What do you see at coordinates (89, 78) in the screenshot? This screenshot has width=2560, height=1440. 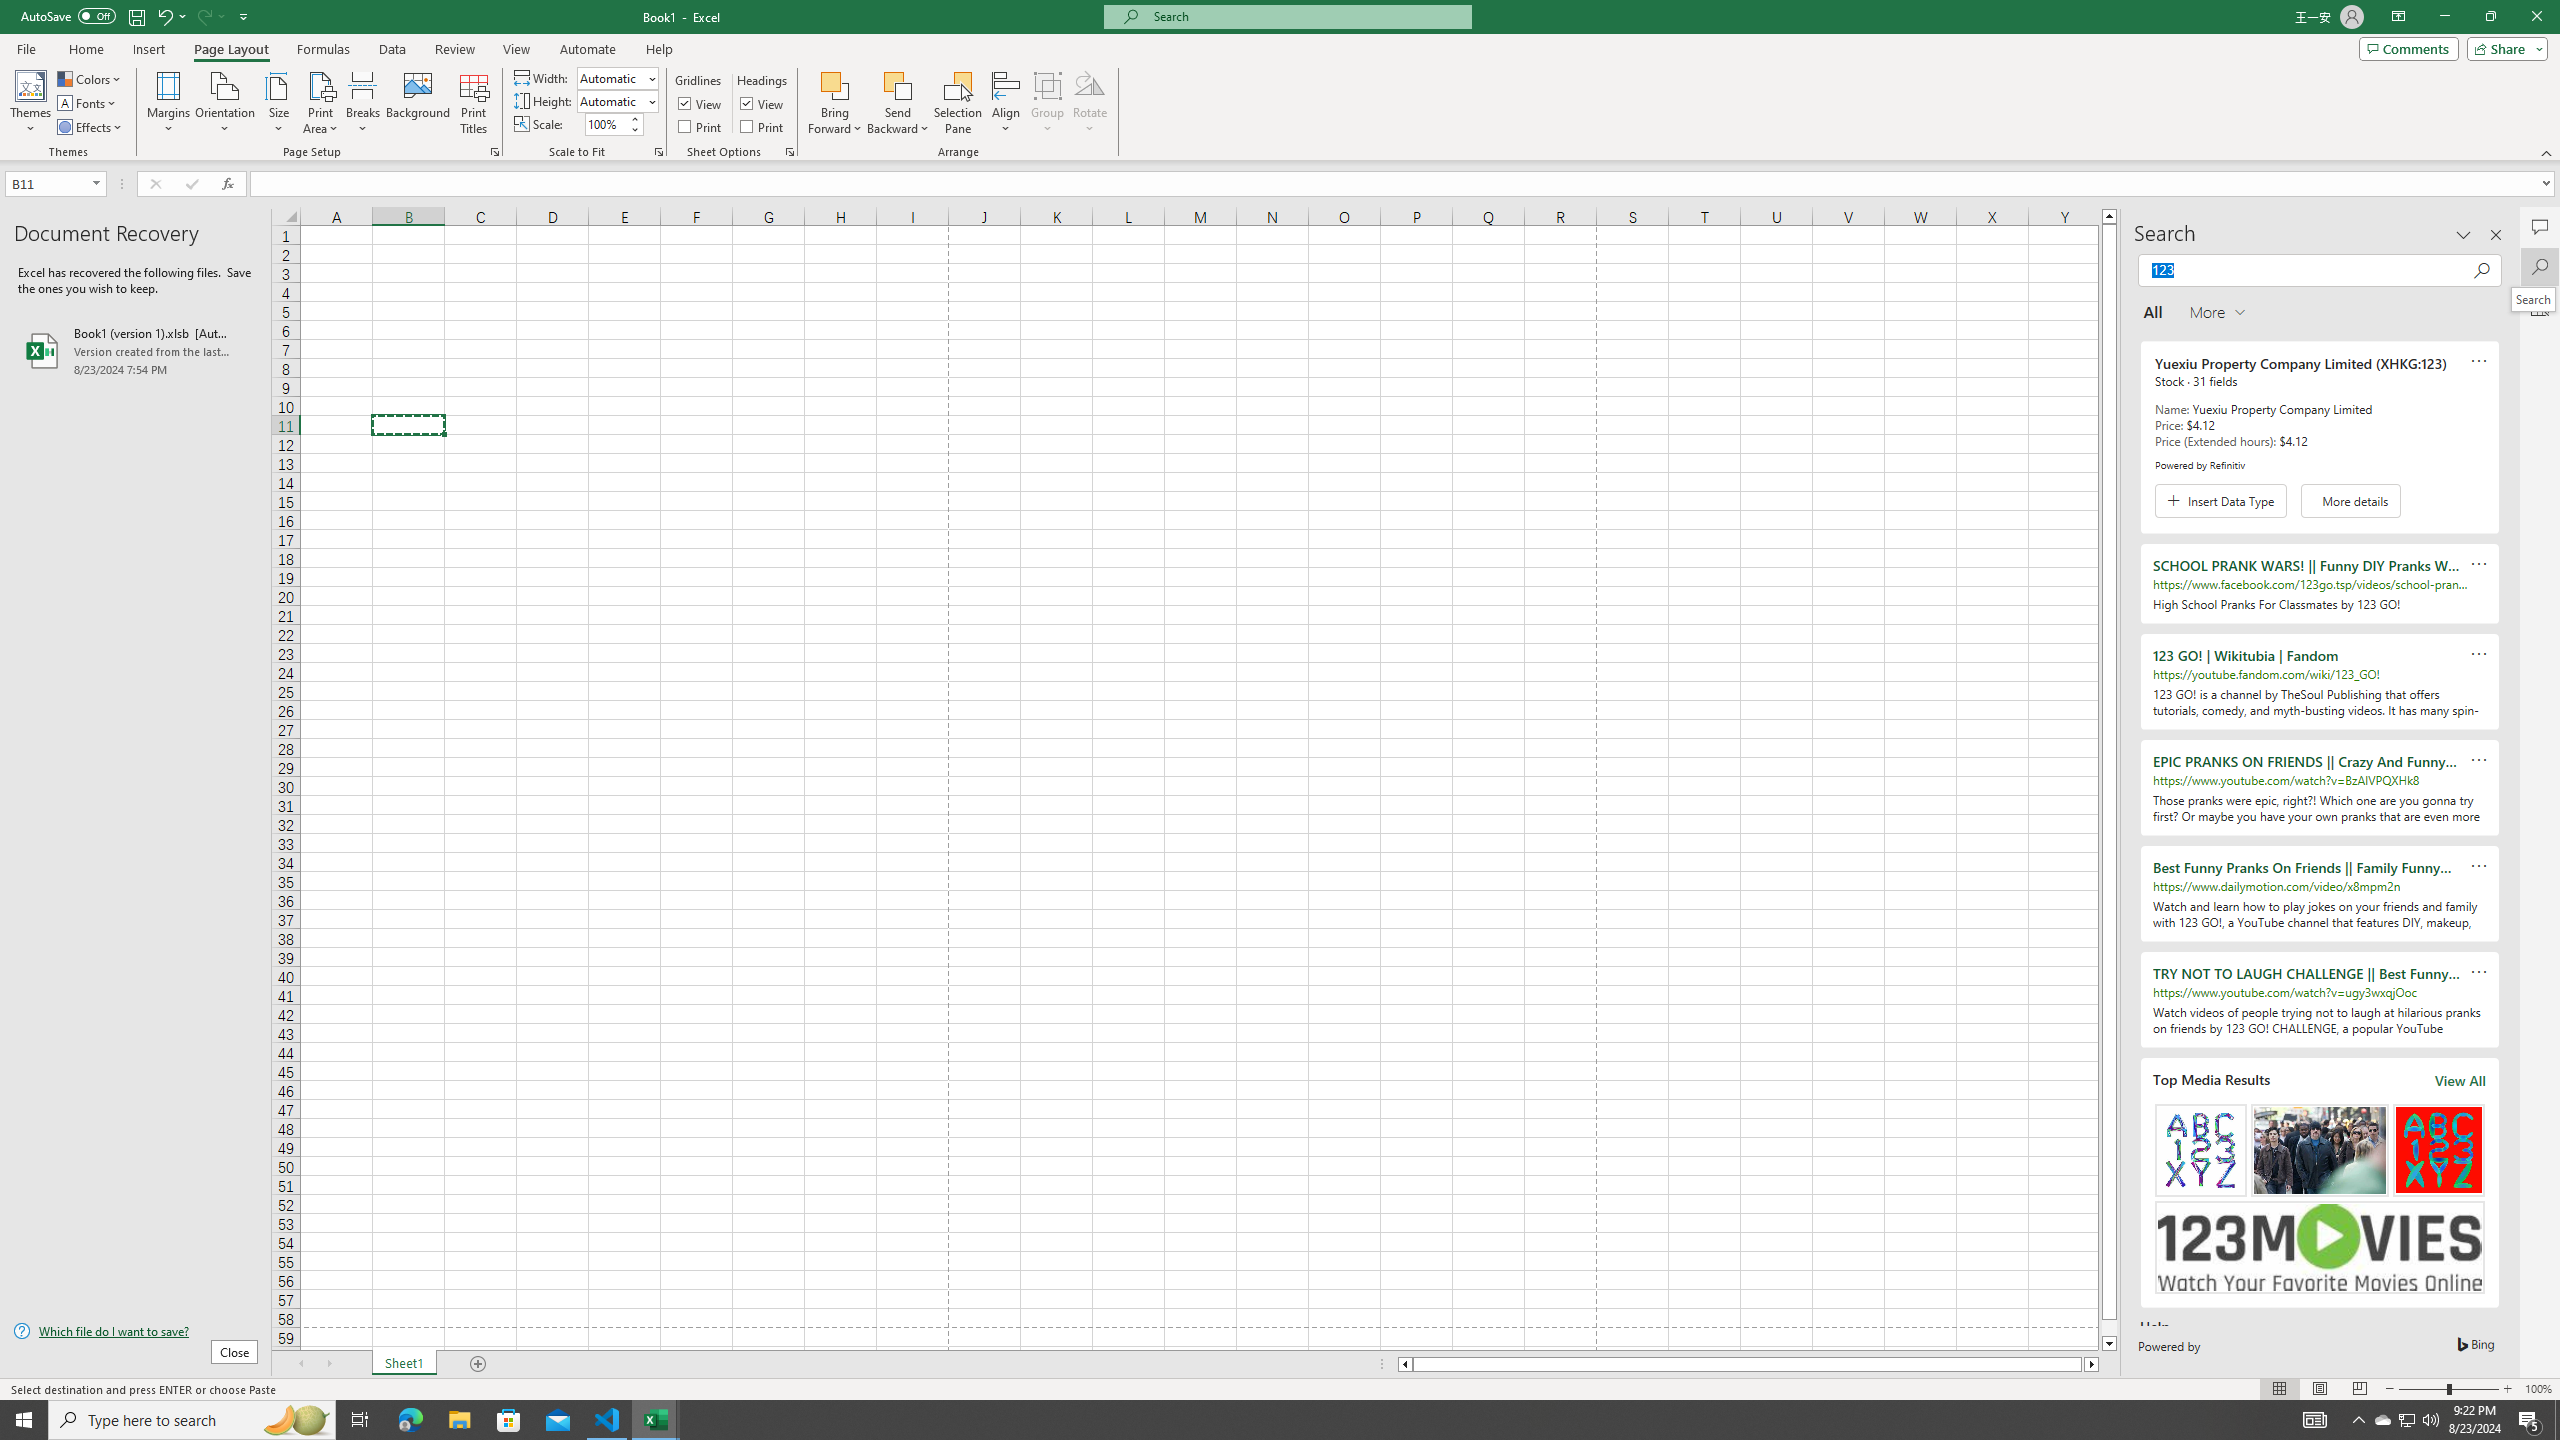 I see `'Colors'` at bounding box center [89, 78].